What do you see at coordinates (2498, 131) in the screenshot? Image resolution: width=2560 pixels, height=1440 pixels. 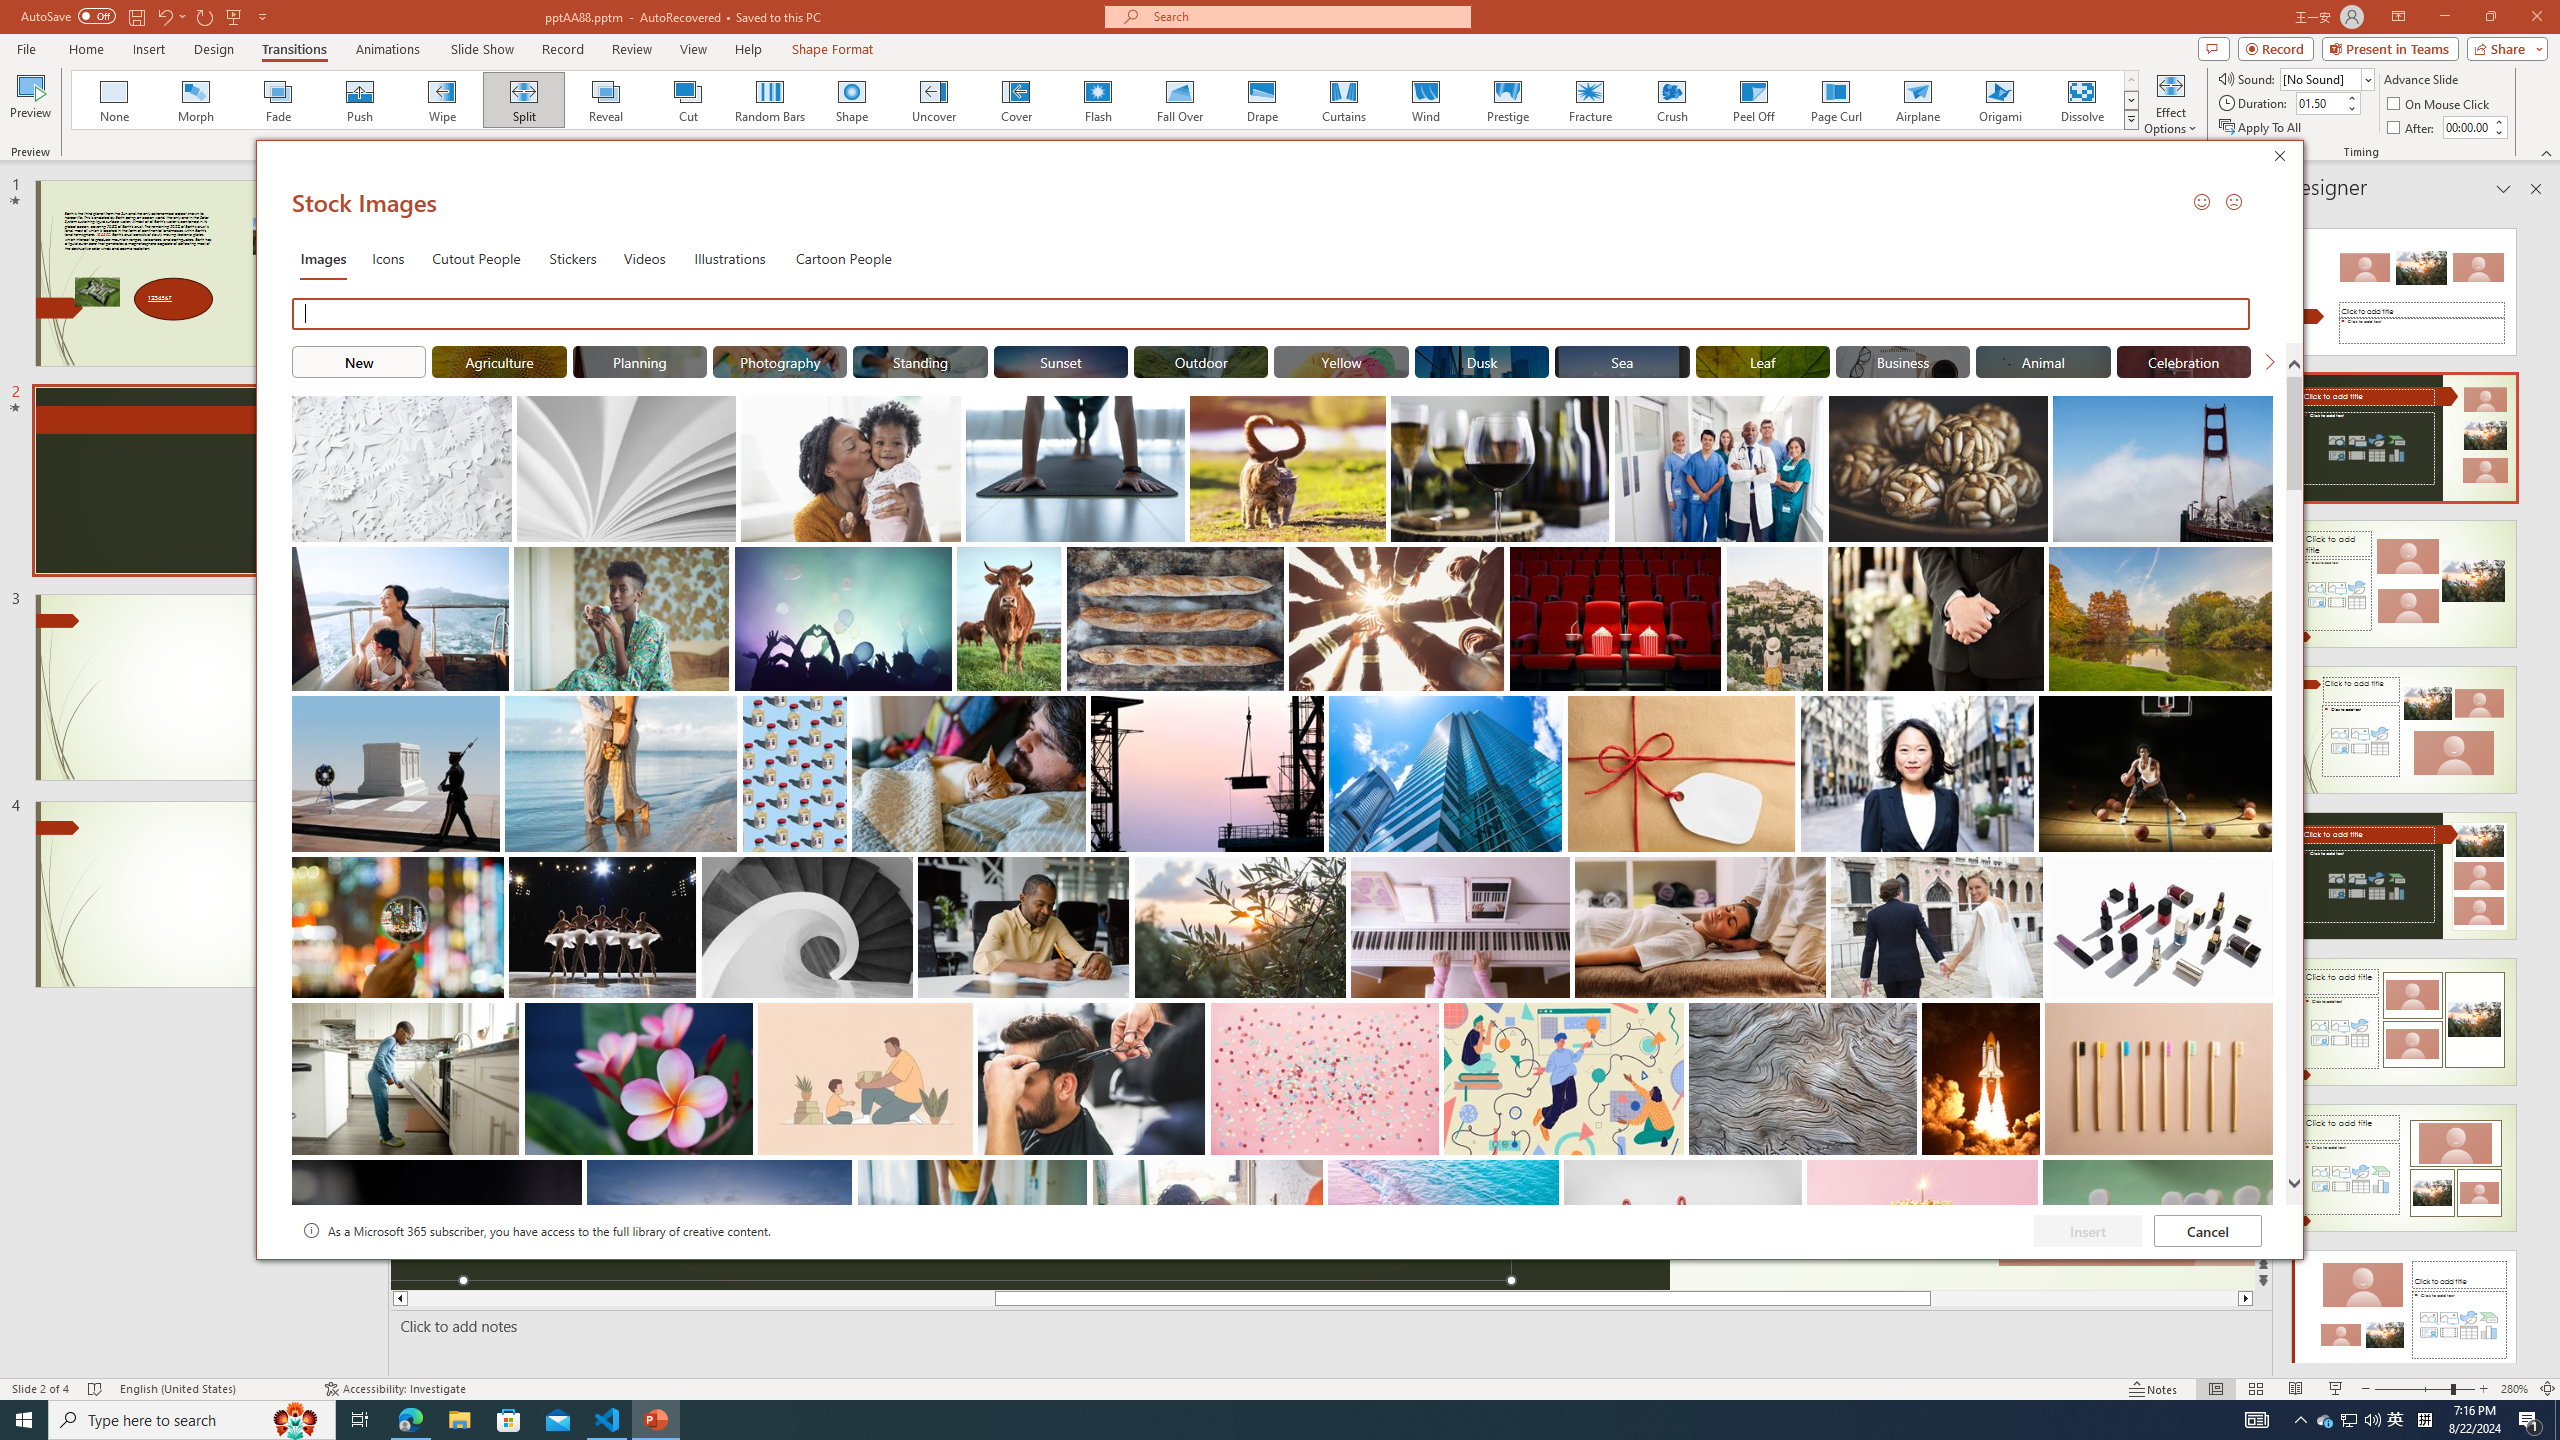 I see `'Less'` at bounding box center [2498, 131].